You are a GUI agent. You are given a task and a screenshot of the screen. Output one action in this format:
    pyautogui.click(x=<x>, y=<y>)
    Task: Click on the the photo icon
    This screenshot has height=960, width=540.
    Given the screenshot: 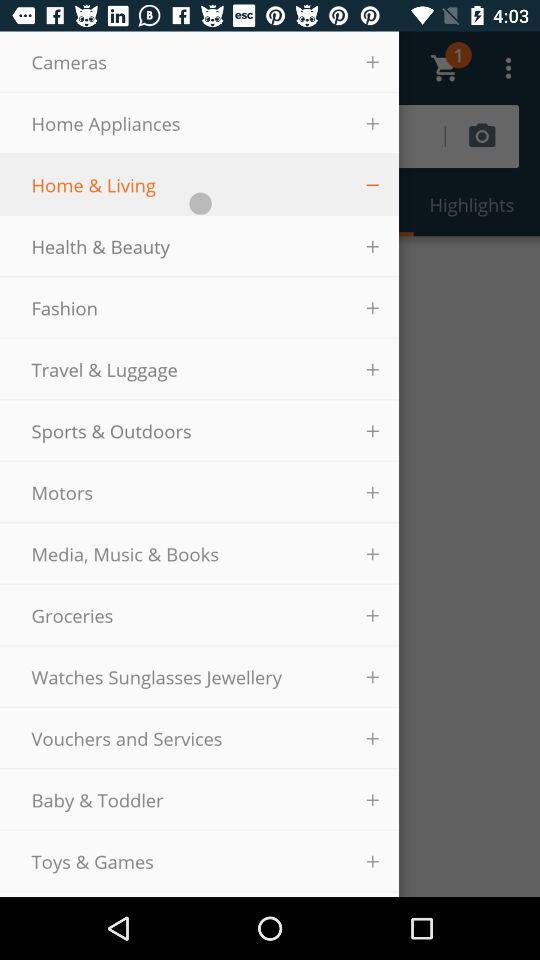 What is the action you would take?
    pyautogui.click(x=502, y=135)
    